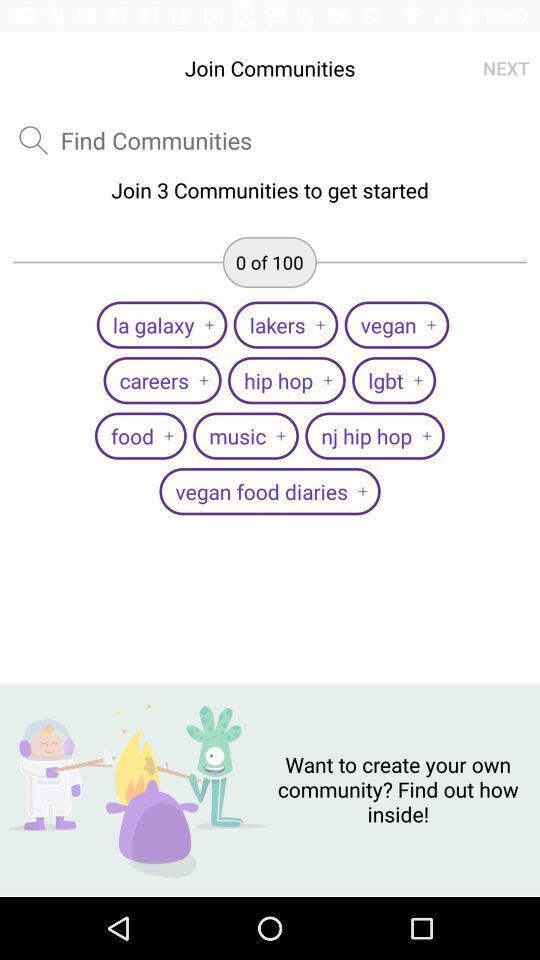 The width and height of the screenshot is (540, 960). What do you see at coordinates (32, 139) in the screenshot?
I see `the search icon` at bounding box center [32, 139].